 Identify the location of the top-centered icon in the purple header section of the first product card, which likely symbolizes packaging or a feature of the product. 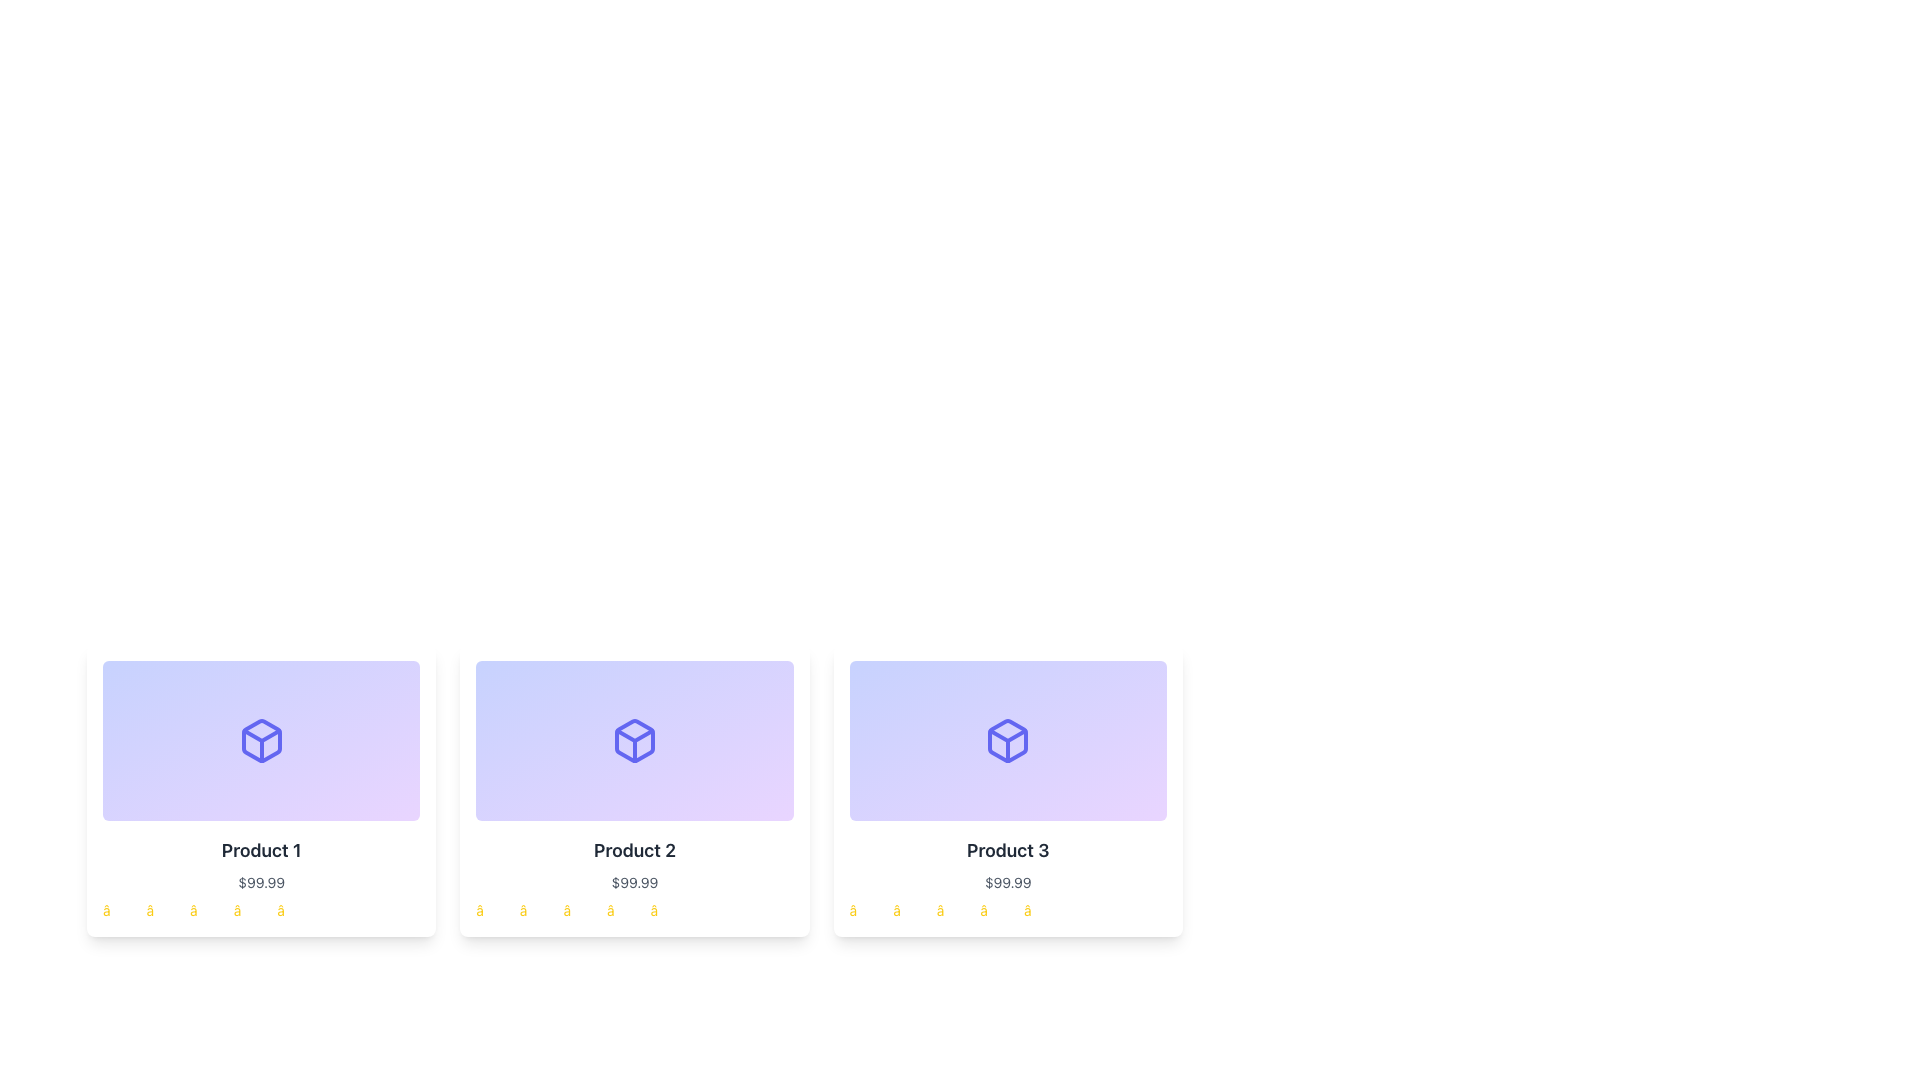
(260, 740).